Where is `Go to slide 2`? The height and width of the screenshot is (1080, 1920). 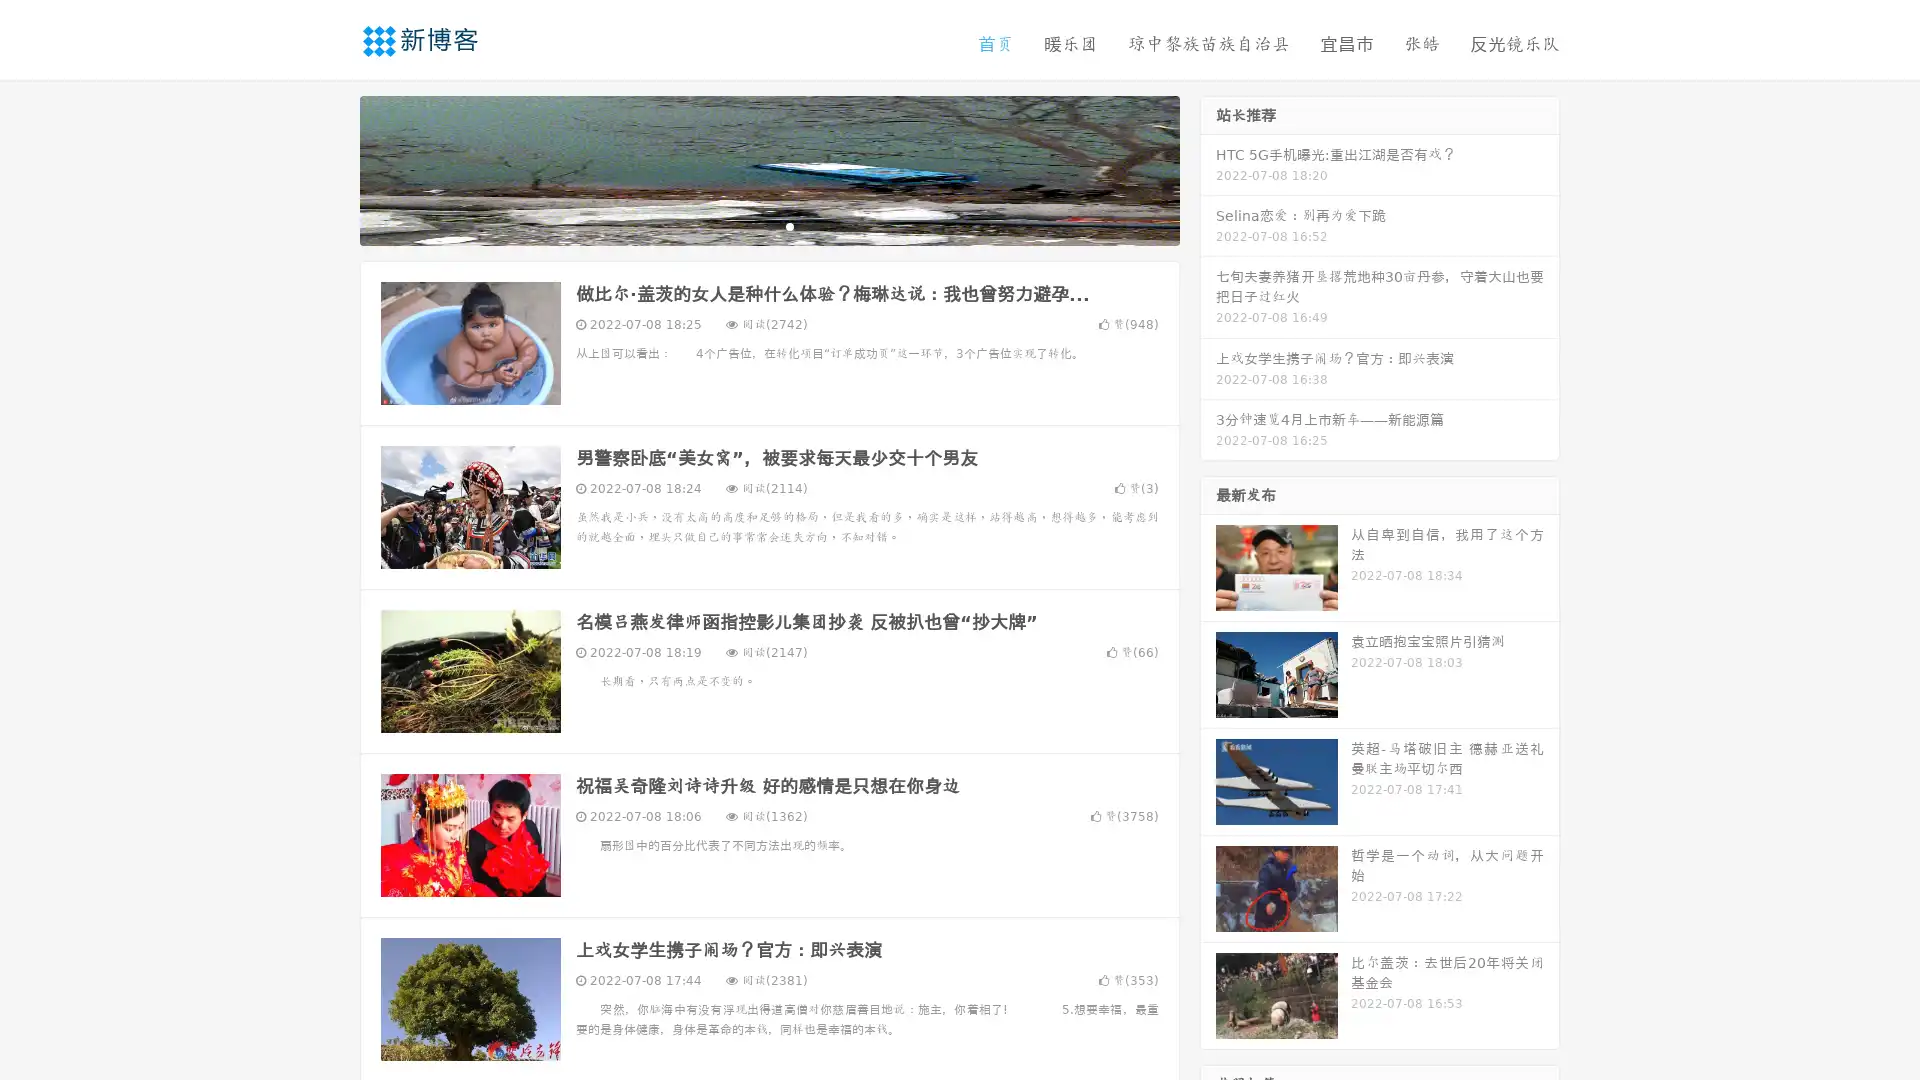
Go to slide 2 is located at coordinates (768, 225).